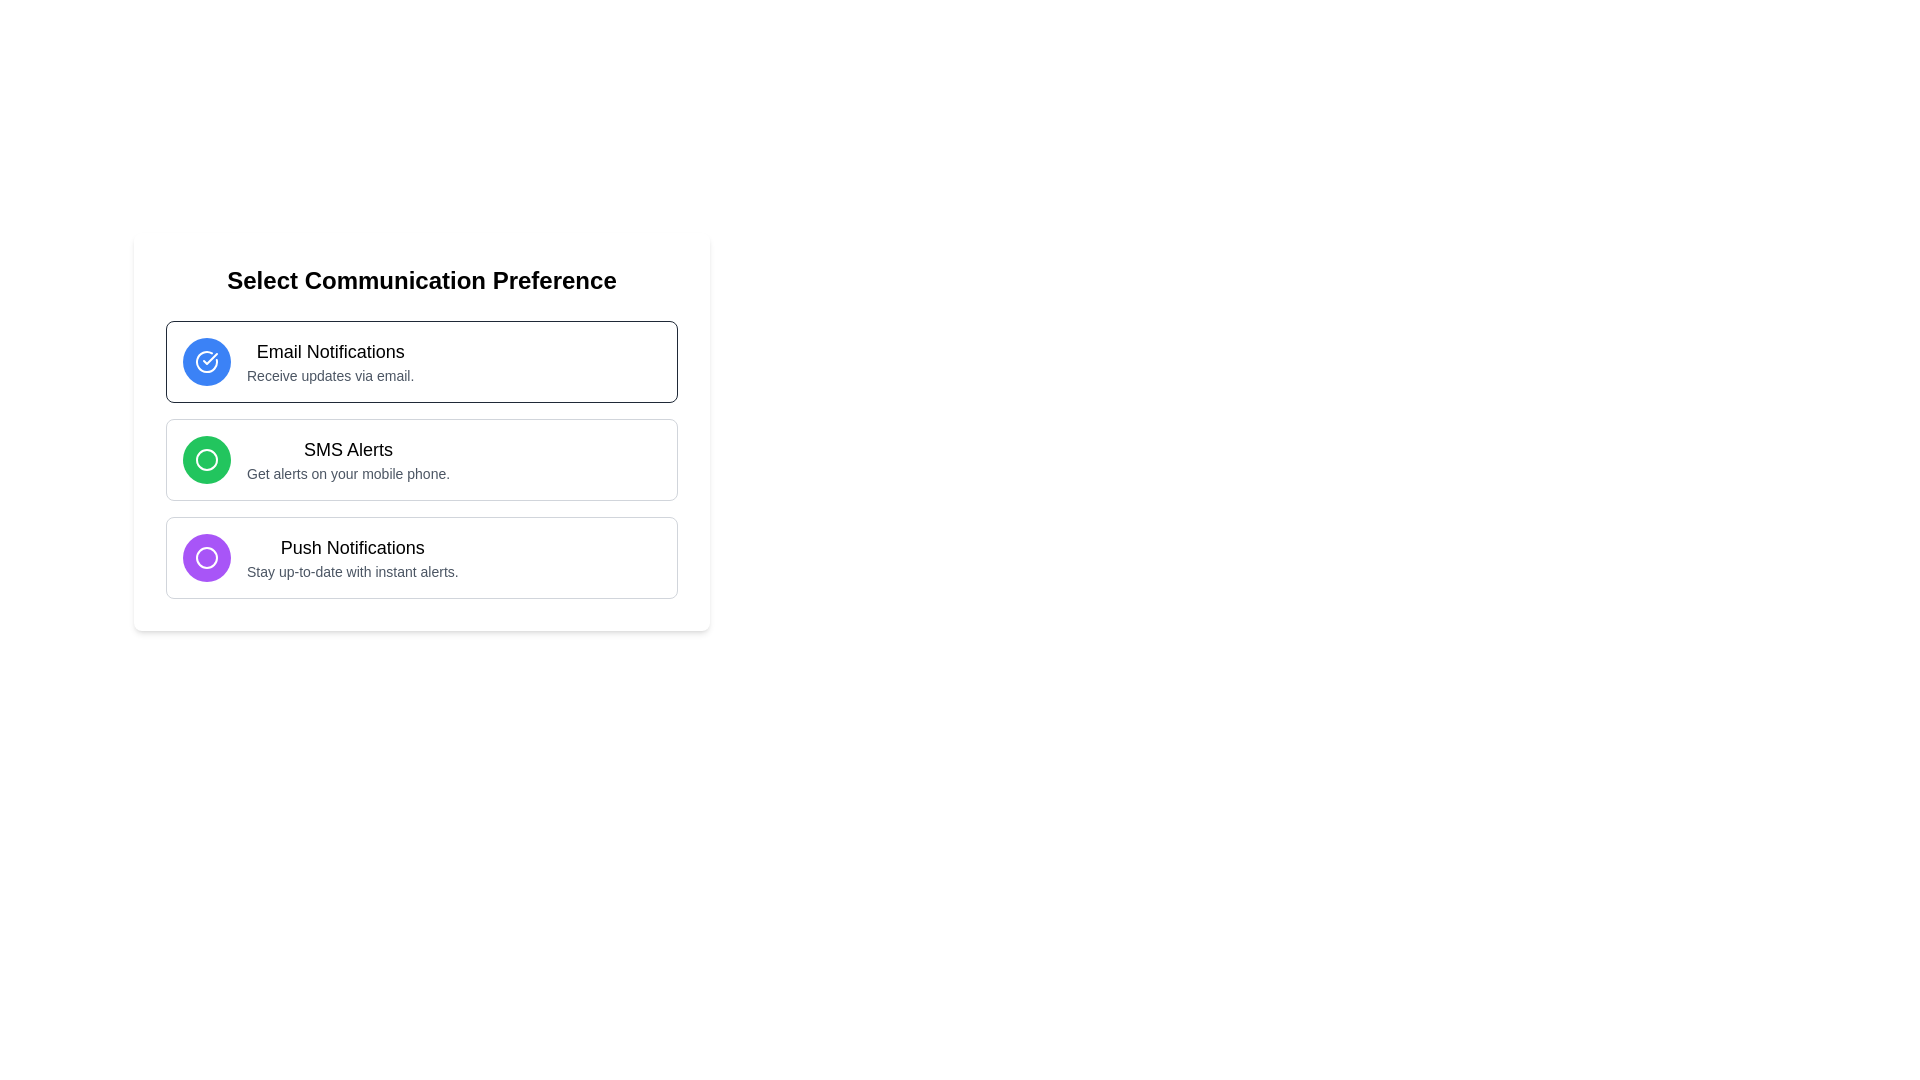 This screenshot has height=1080, width=1920. What do you see at coordinates (210, 357) in the screenshot?
I see `the blue checkmark icon within the 'Email Notifications' option, which indicates selection or confirmation` at bounding box center [210, 357].